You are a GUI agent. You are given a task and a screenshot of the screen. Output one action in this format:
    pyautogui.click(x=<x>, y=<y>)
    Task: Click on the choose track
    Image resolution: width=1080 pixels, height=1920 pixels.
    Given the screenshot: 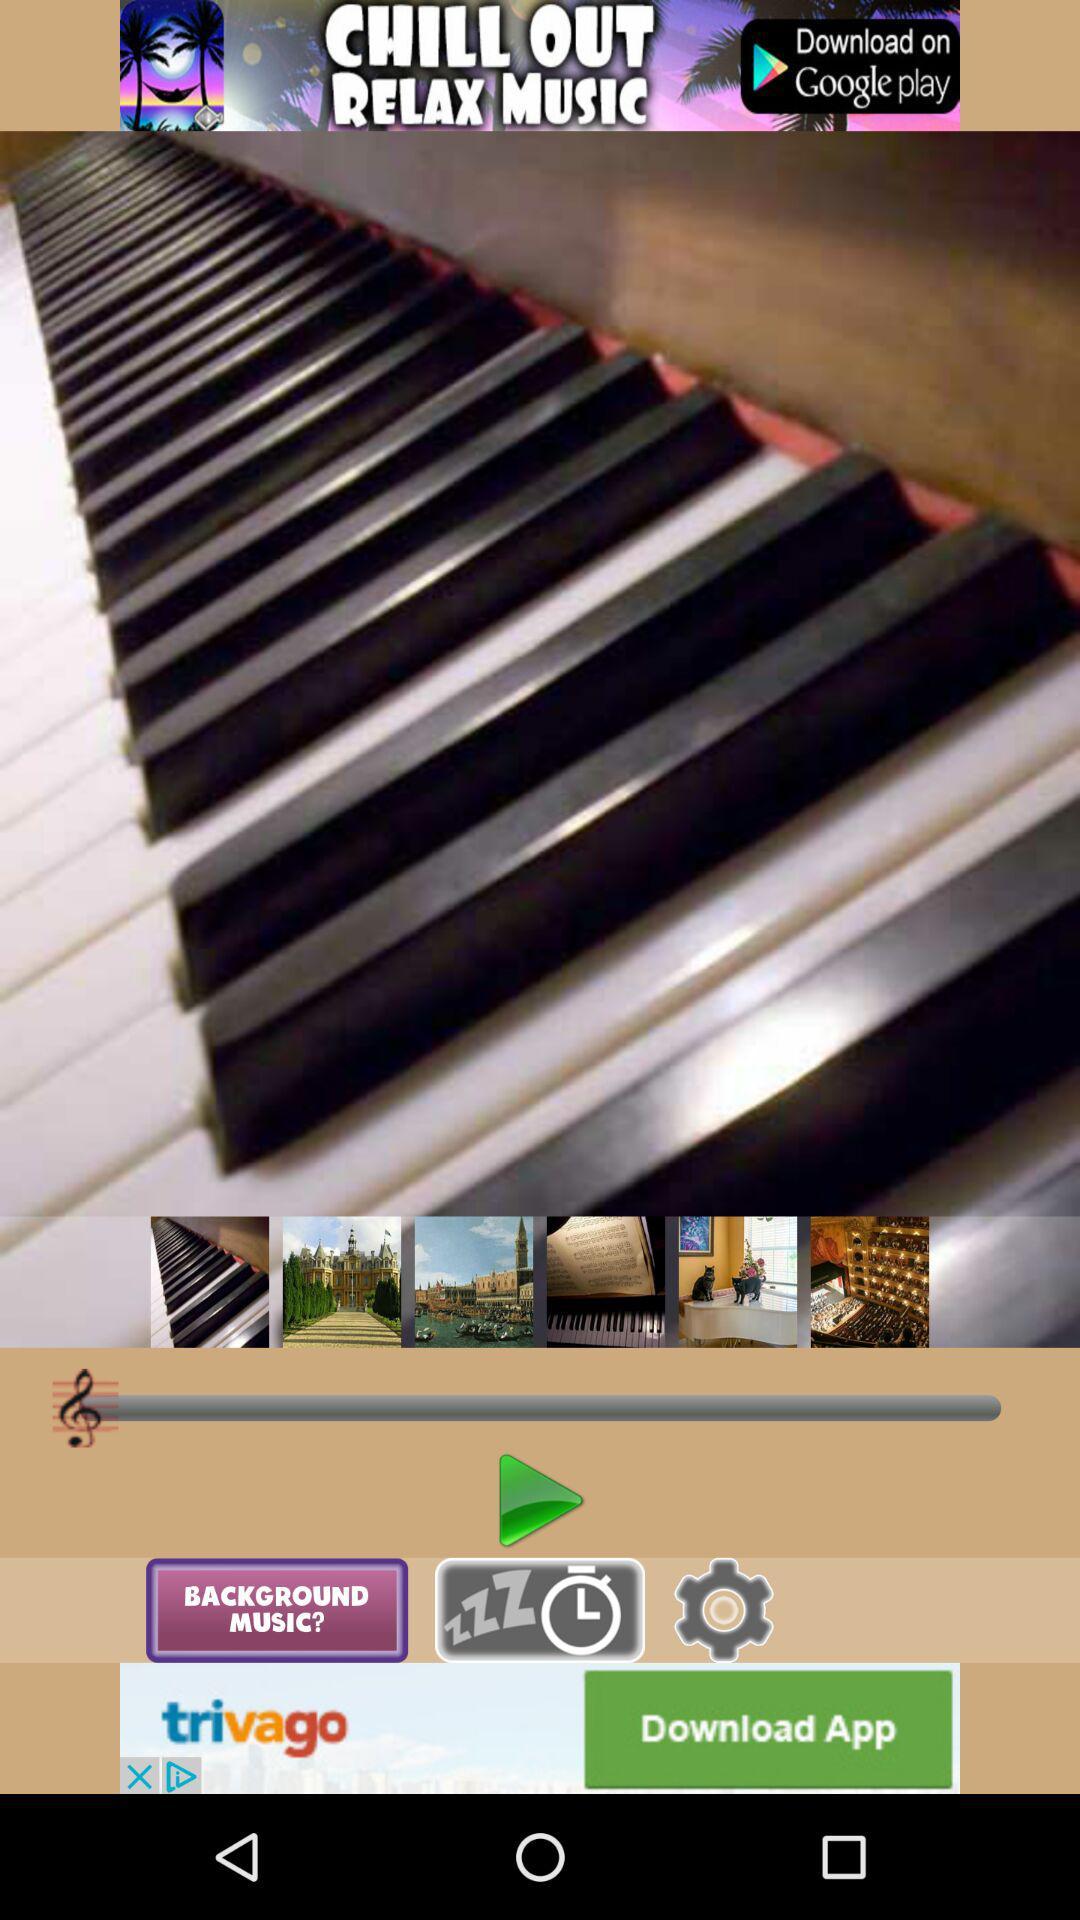 What is the action you would take?
    pyautogui.click(x=209, y=1282)
    